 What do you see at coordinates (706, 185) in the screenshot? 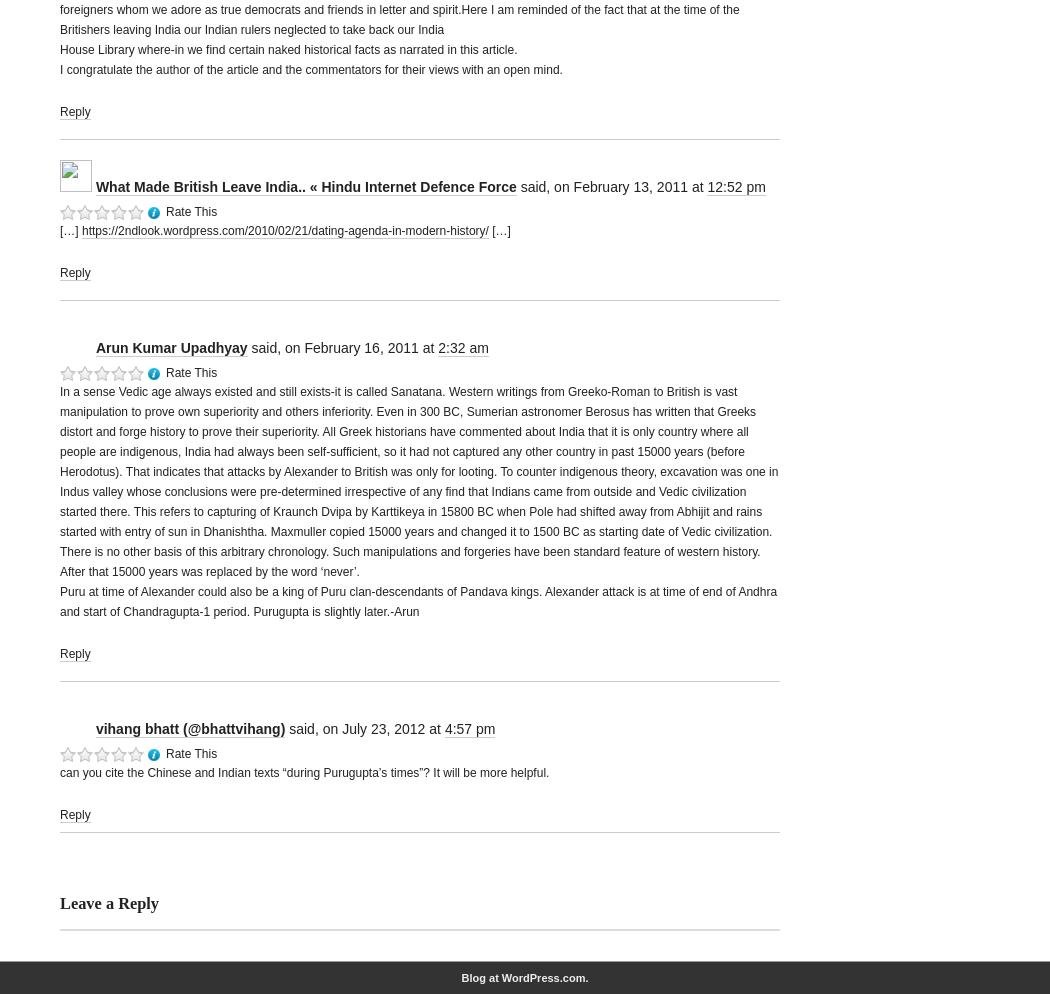
I see `'12:52 pm'` at bounding box center [706, 185].